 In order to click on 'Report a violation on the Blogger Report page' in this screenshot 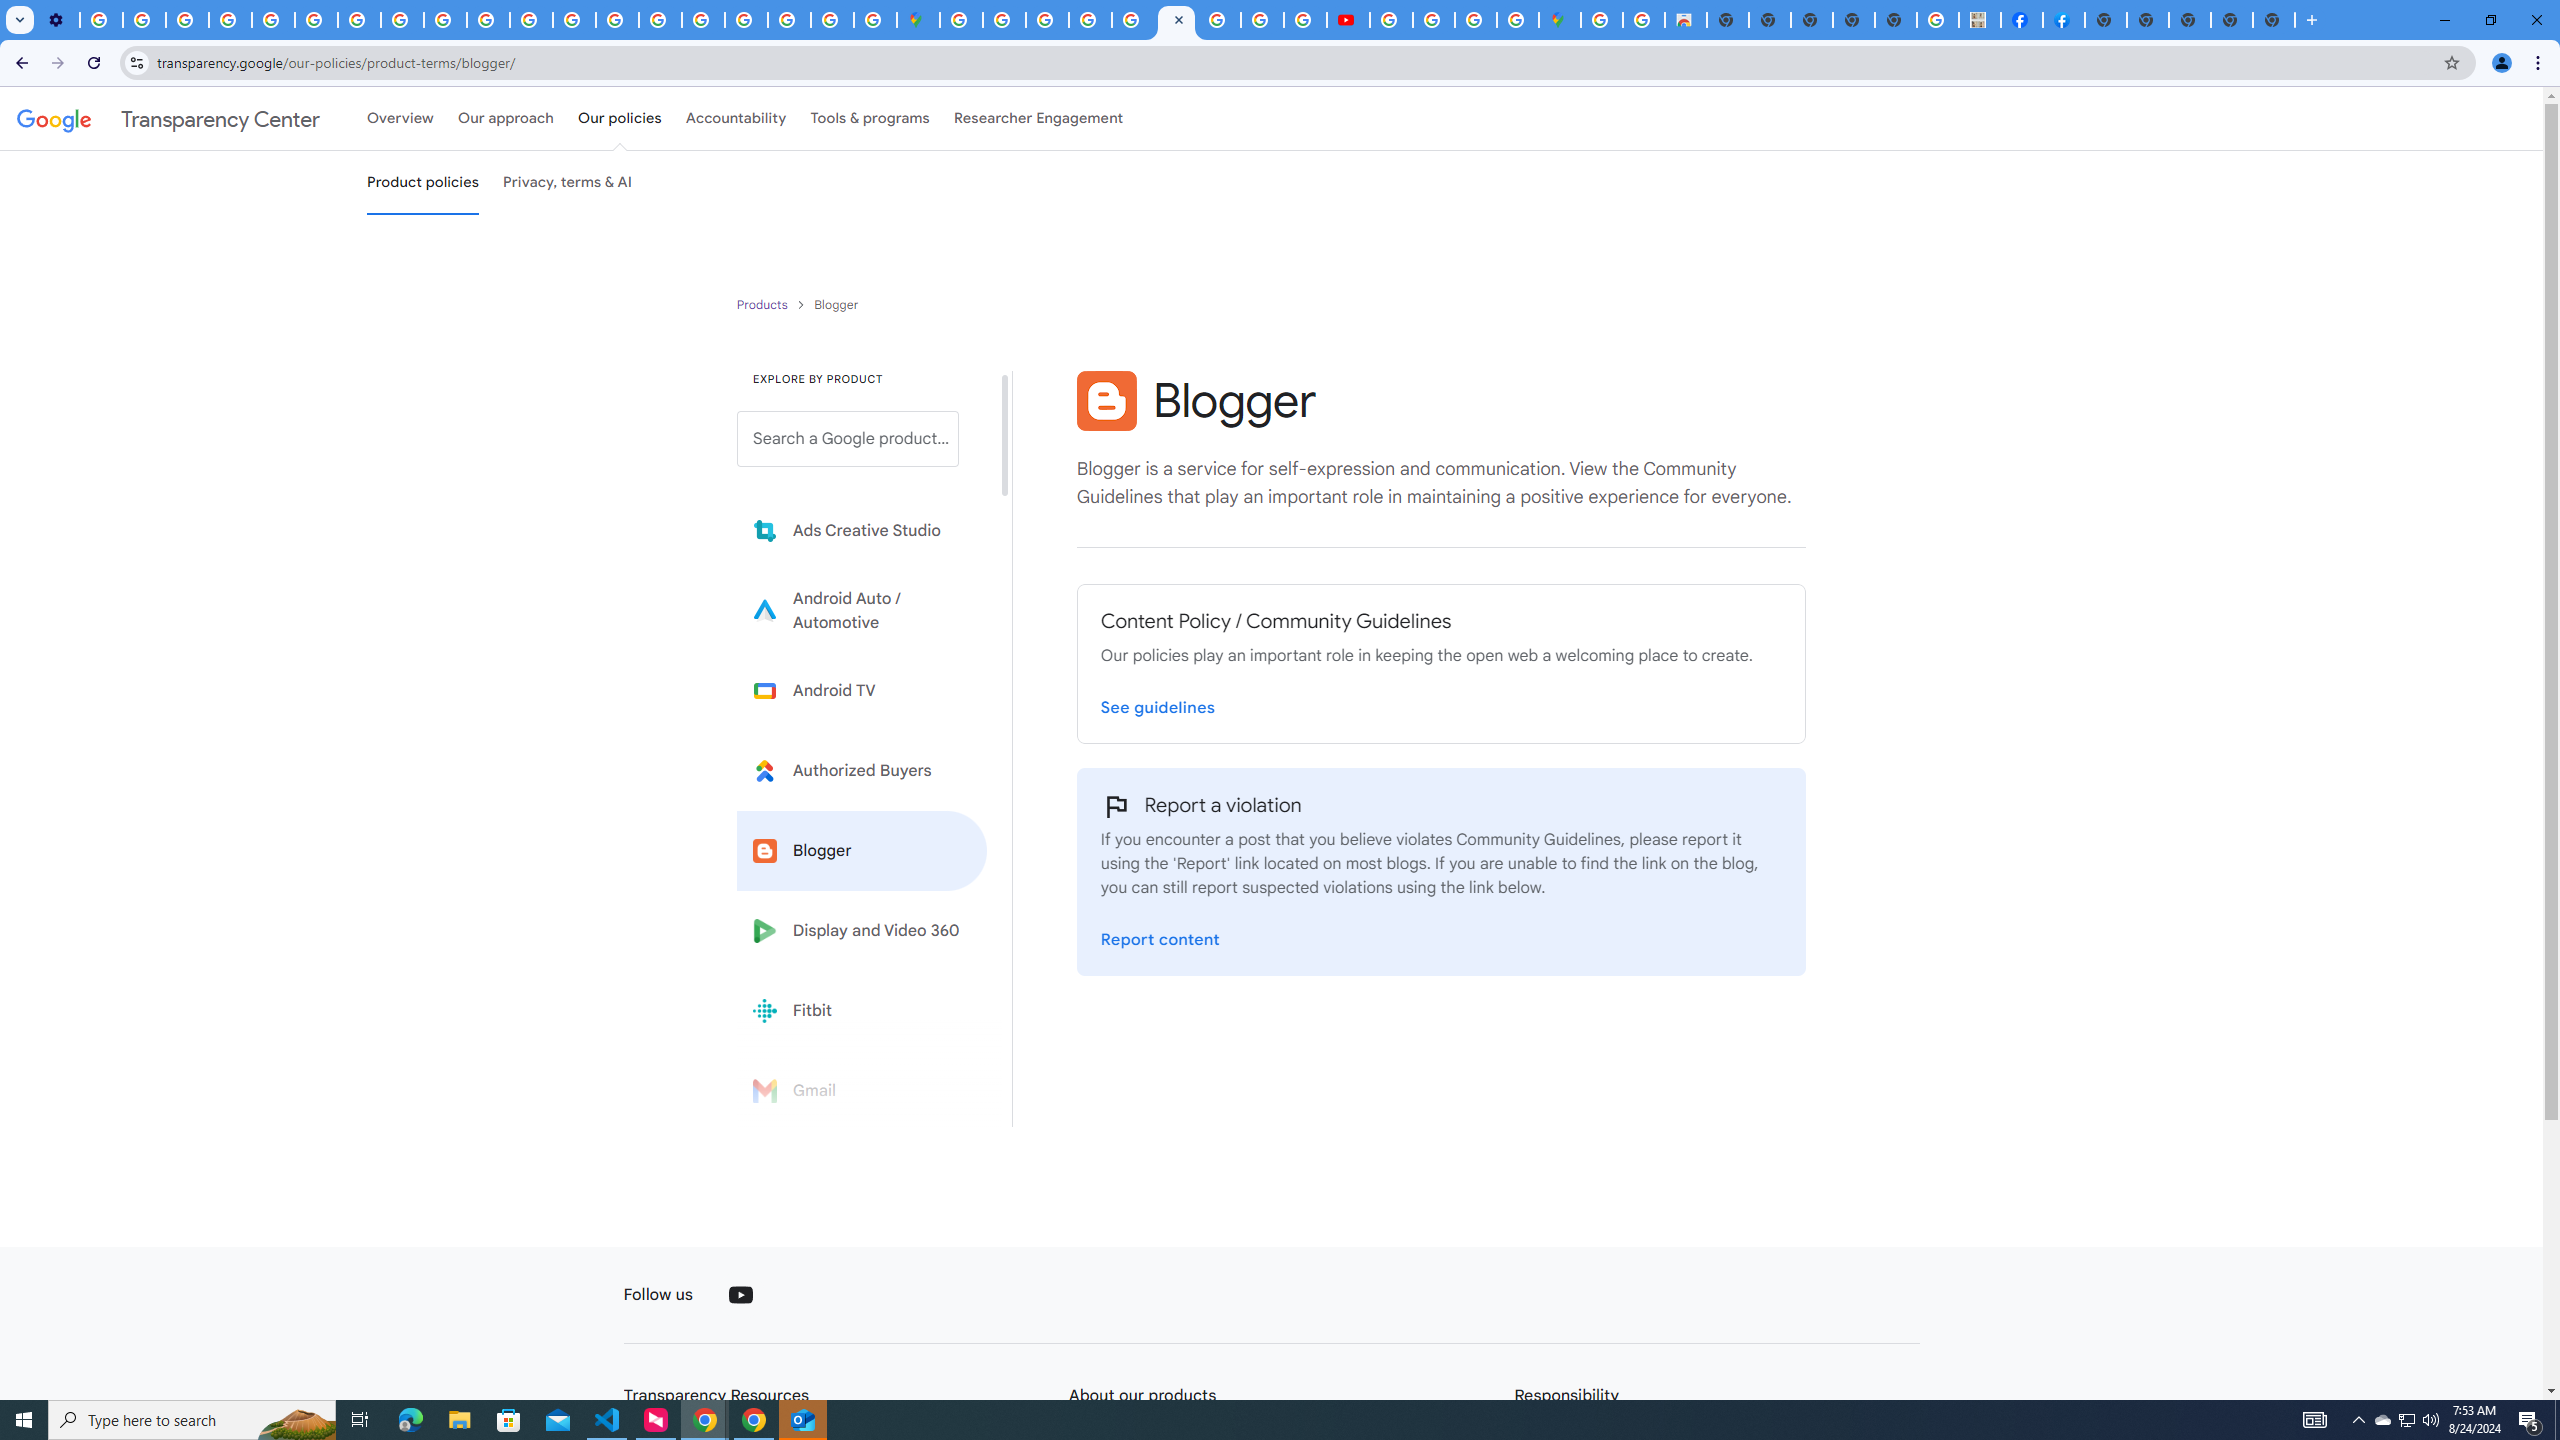, I will do `click(1159, 938)`.